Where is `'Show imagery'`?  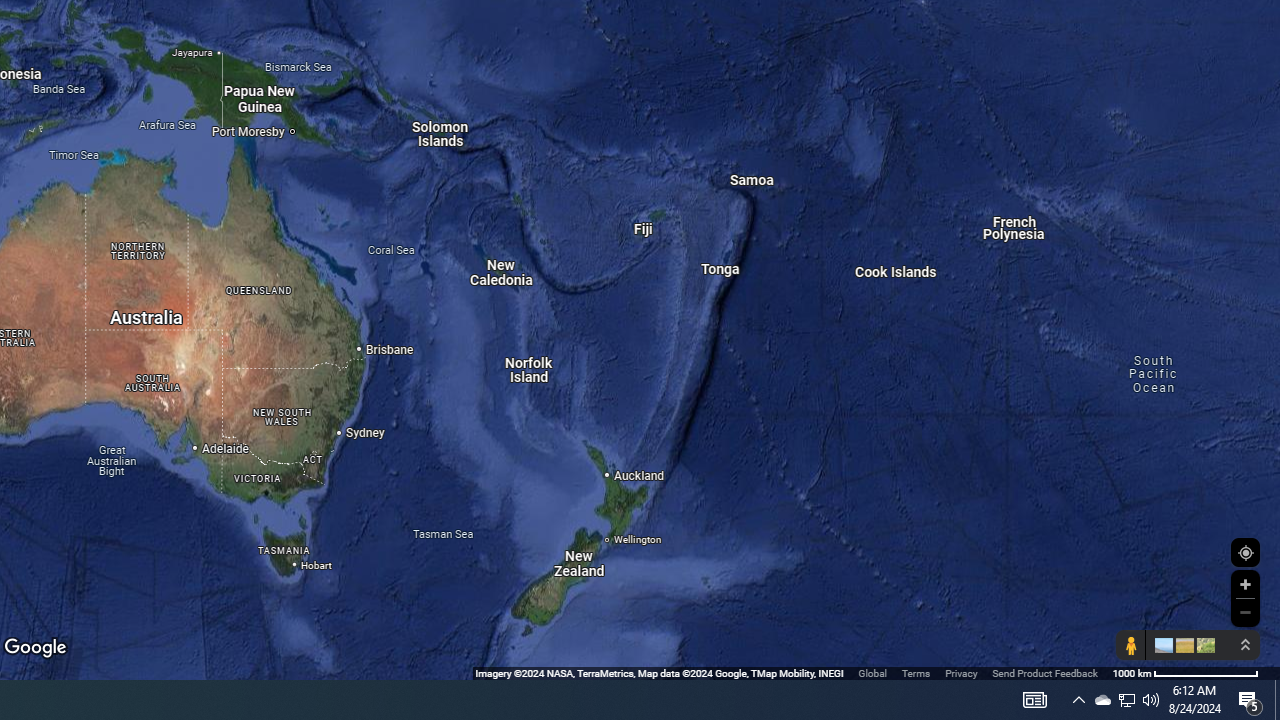 'Show imagery' is located at coordinates (1202, 645).